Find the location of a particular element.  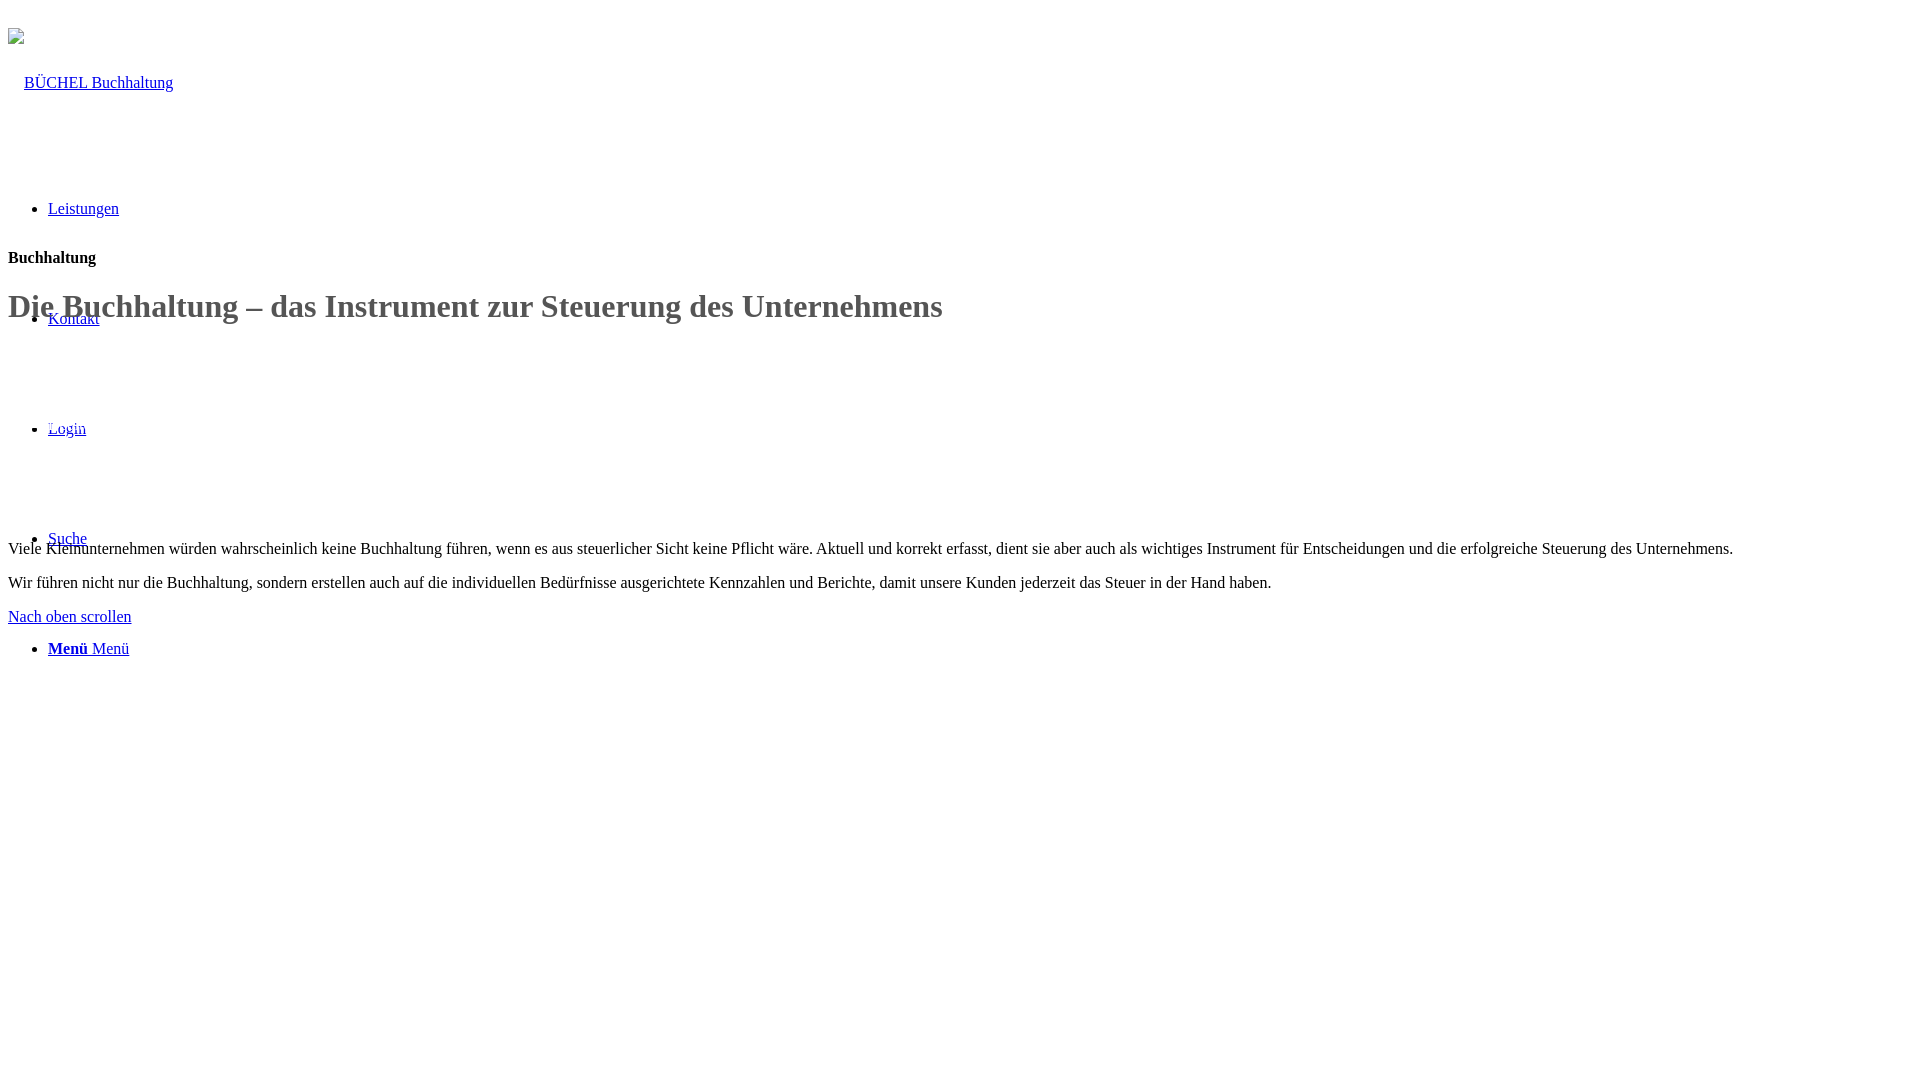

'Kontakt' is located at coordinates (73, 317).